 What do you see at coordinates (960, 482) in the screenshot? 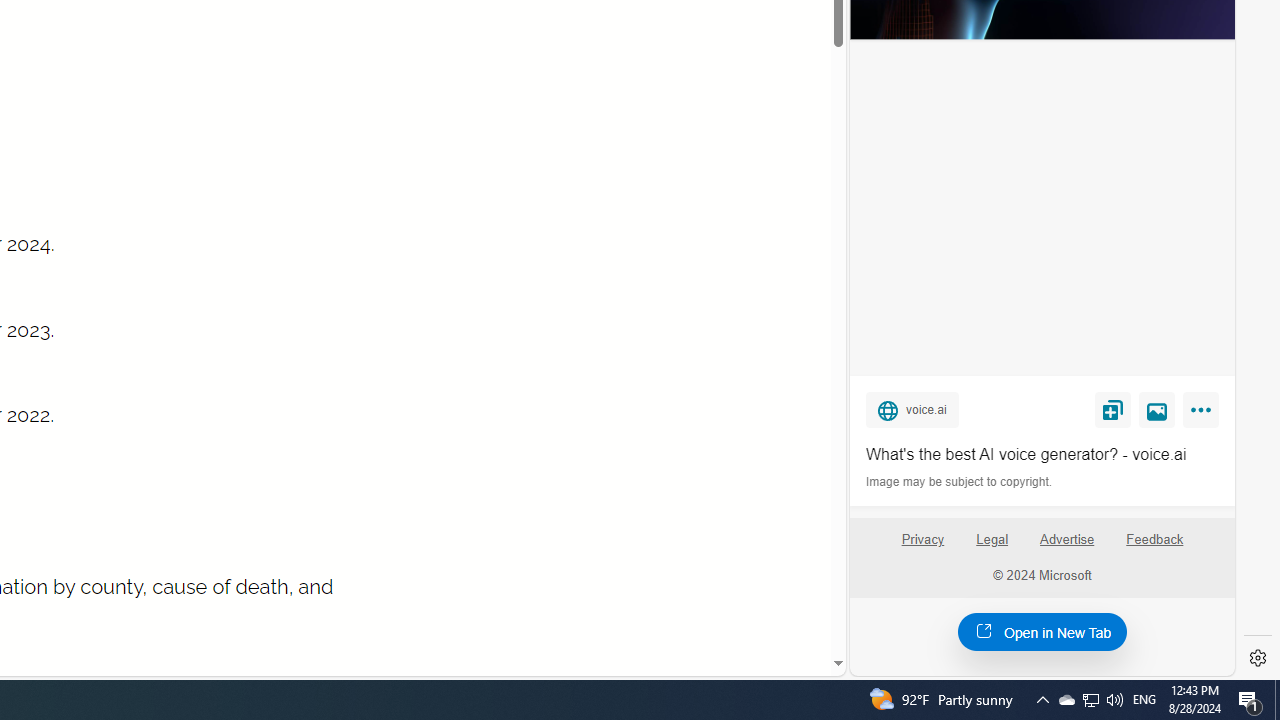
I see `'Image may be subject to copyright.'` at bounding box center [960, 482].